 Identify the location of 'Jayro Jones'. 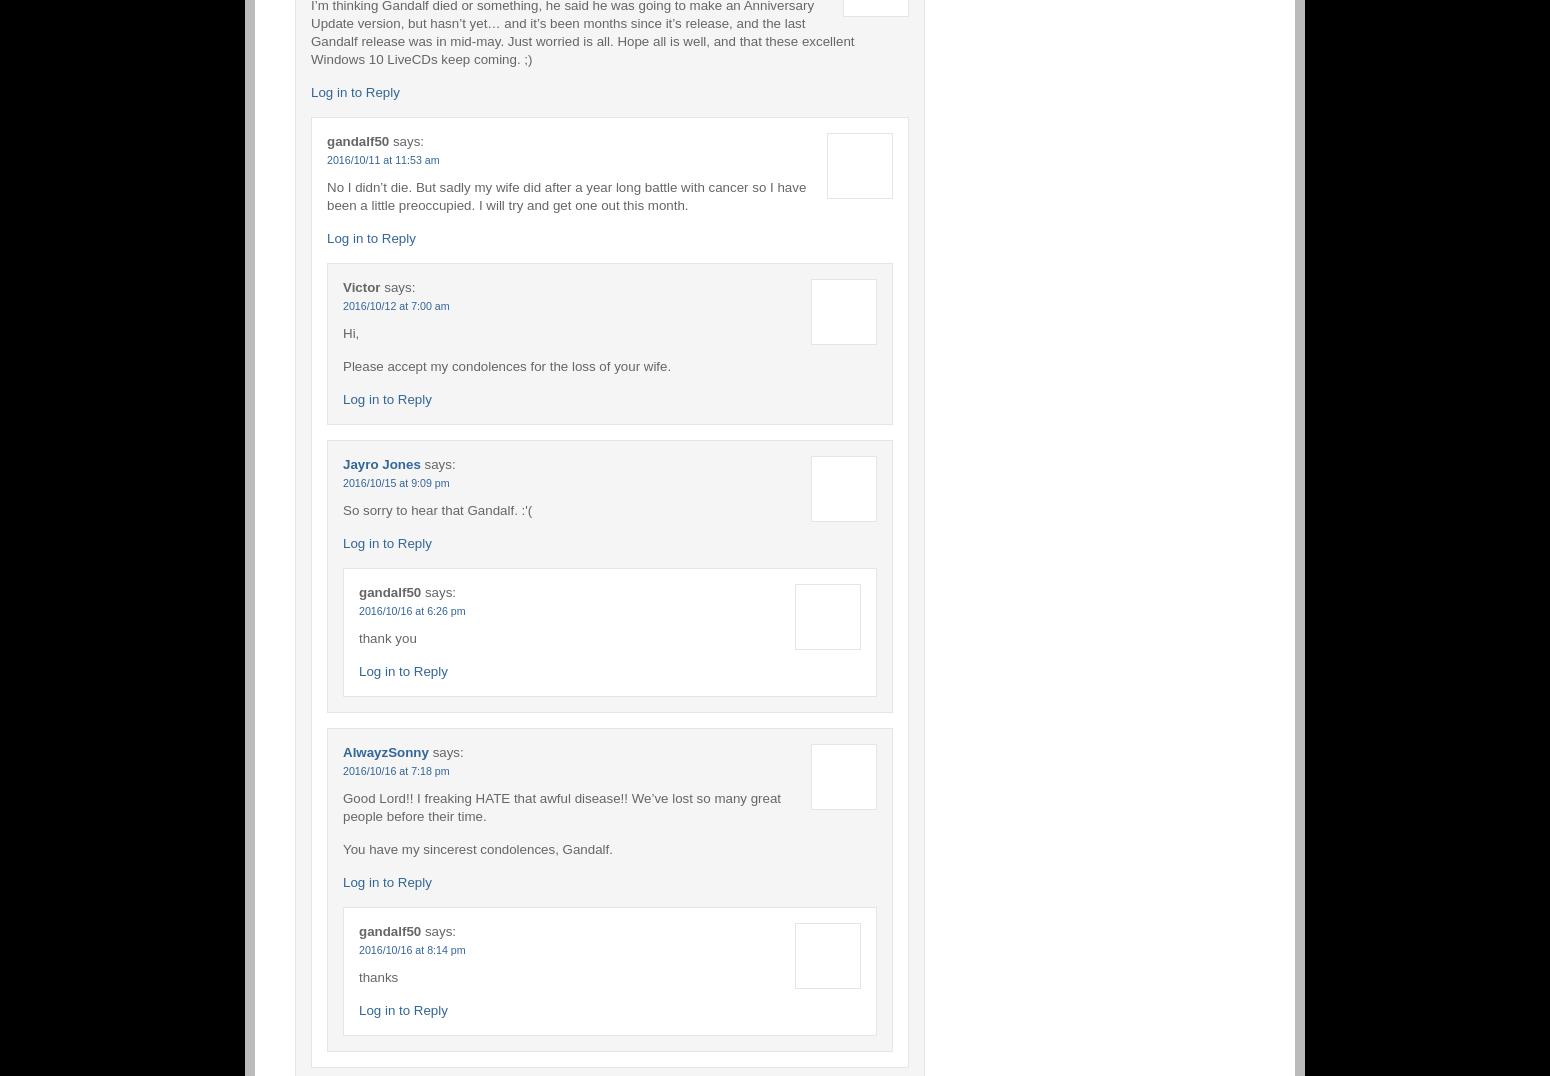
(342, 462).